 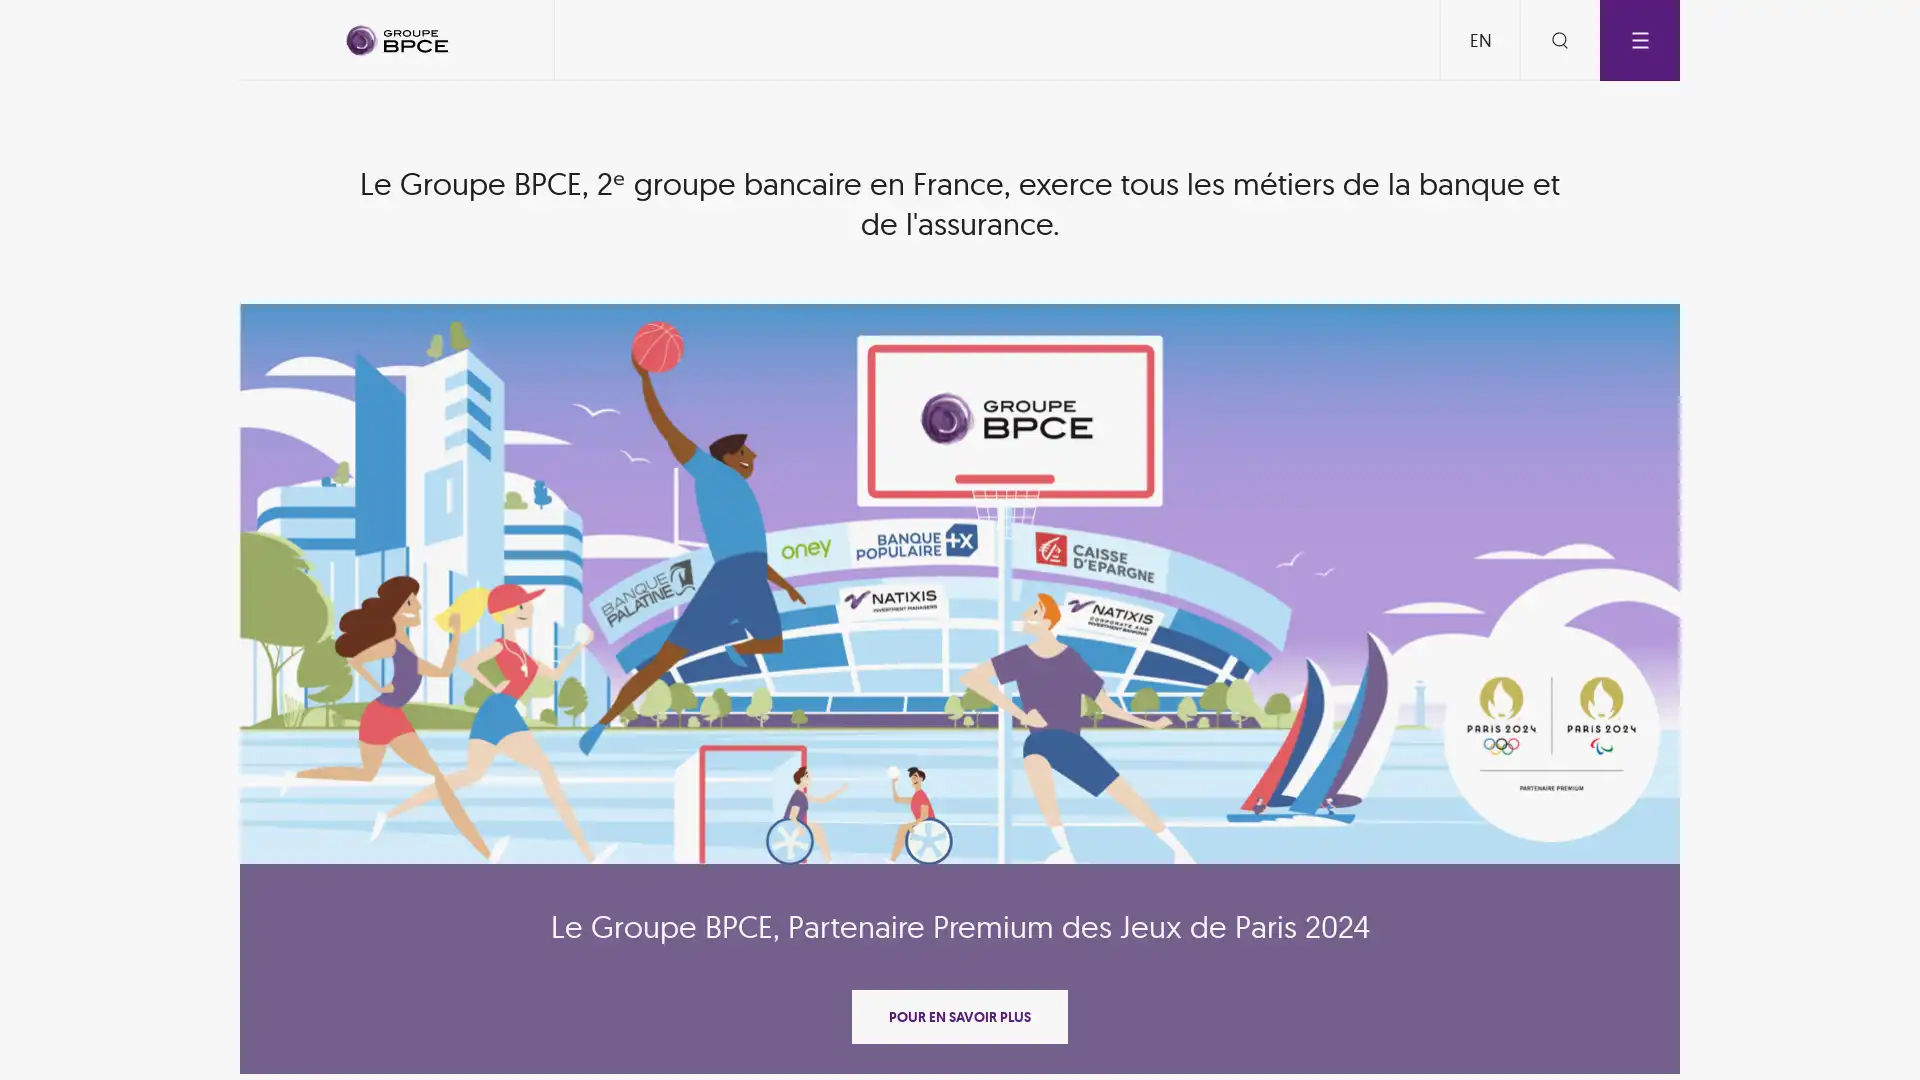 What do you see at coordinates (964, 728) in the screenshot?
I see `Customize` at bounding box center [964, 728].